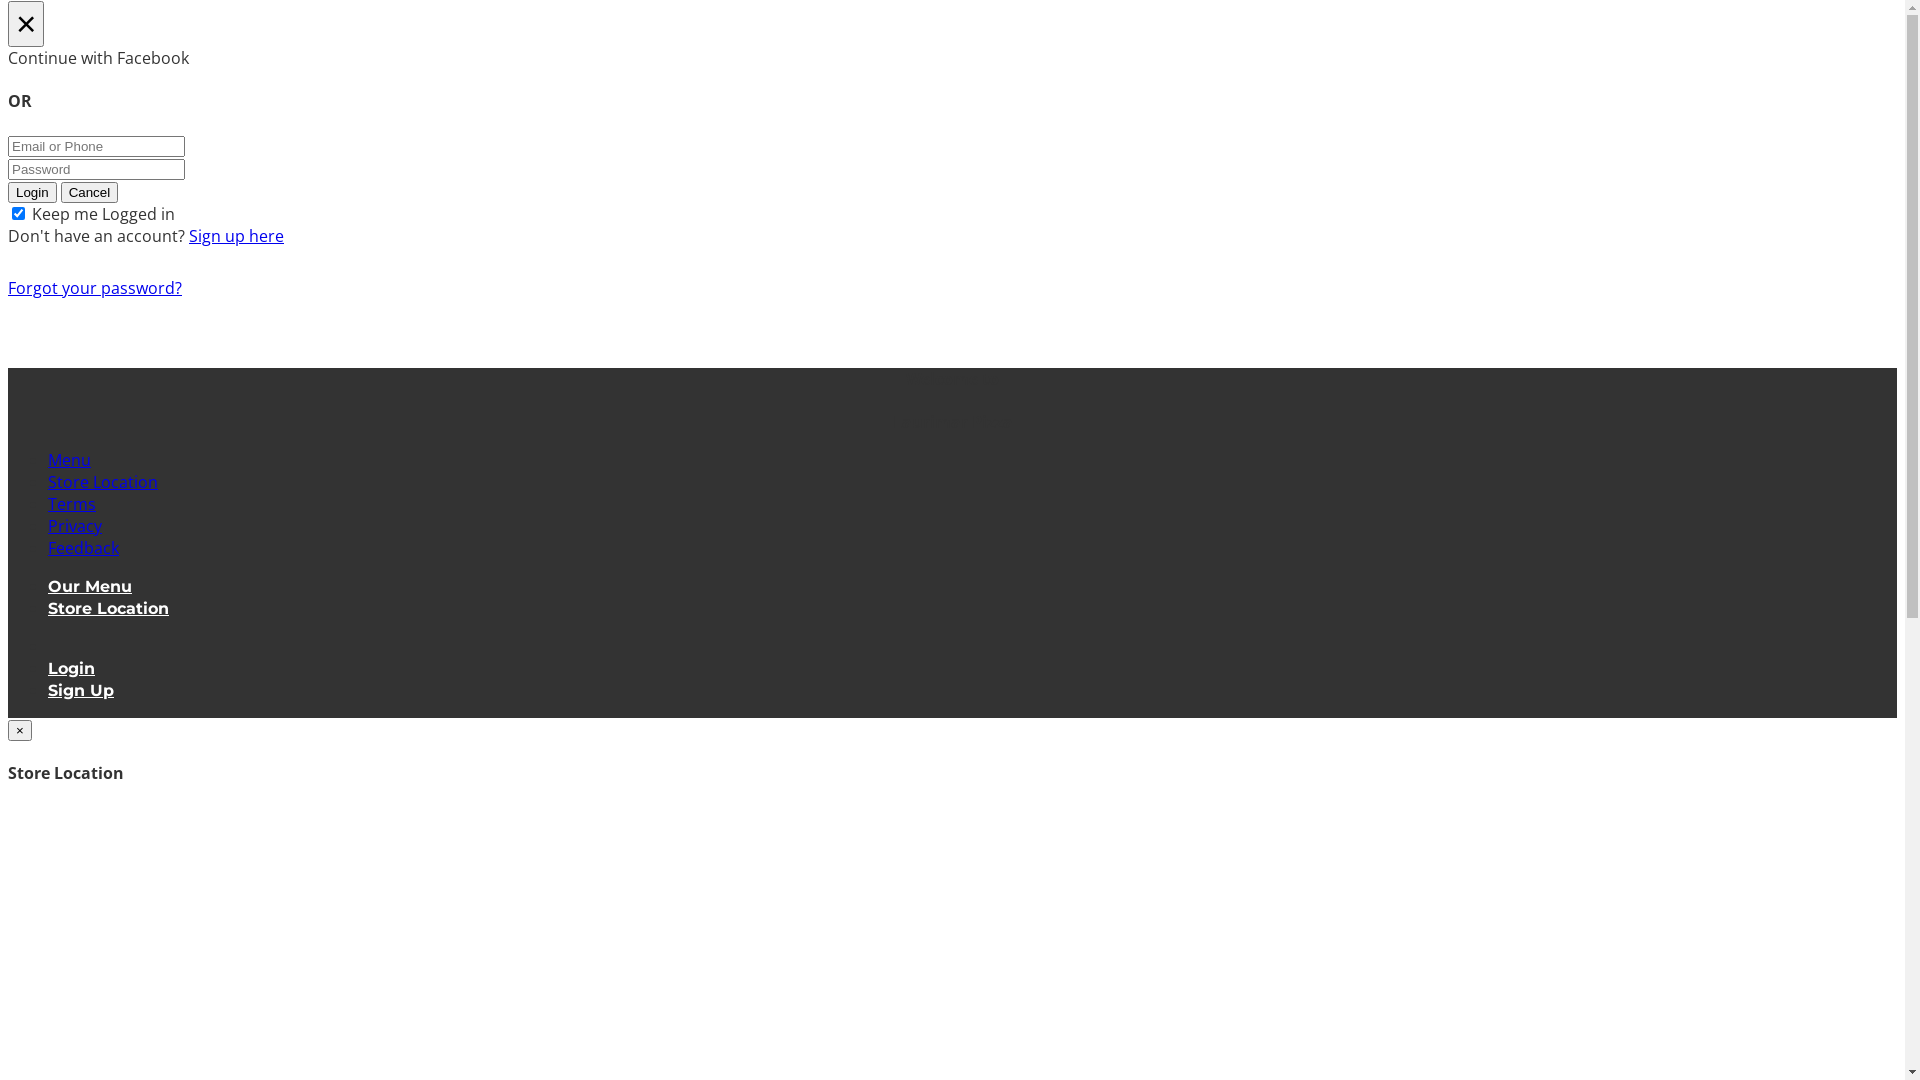 This screenshot has width=1920, height=1080. Describe the element at coordinates (8, 288) in the screenshot. I see `'Forgot your password?'` at that location.